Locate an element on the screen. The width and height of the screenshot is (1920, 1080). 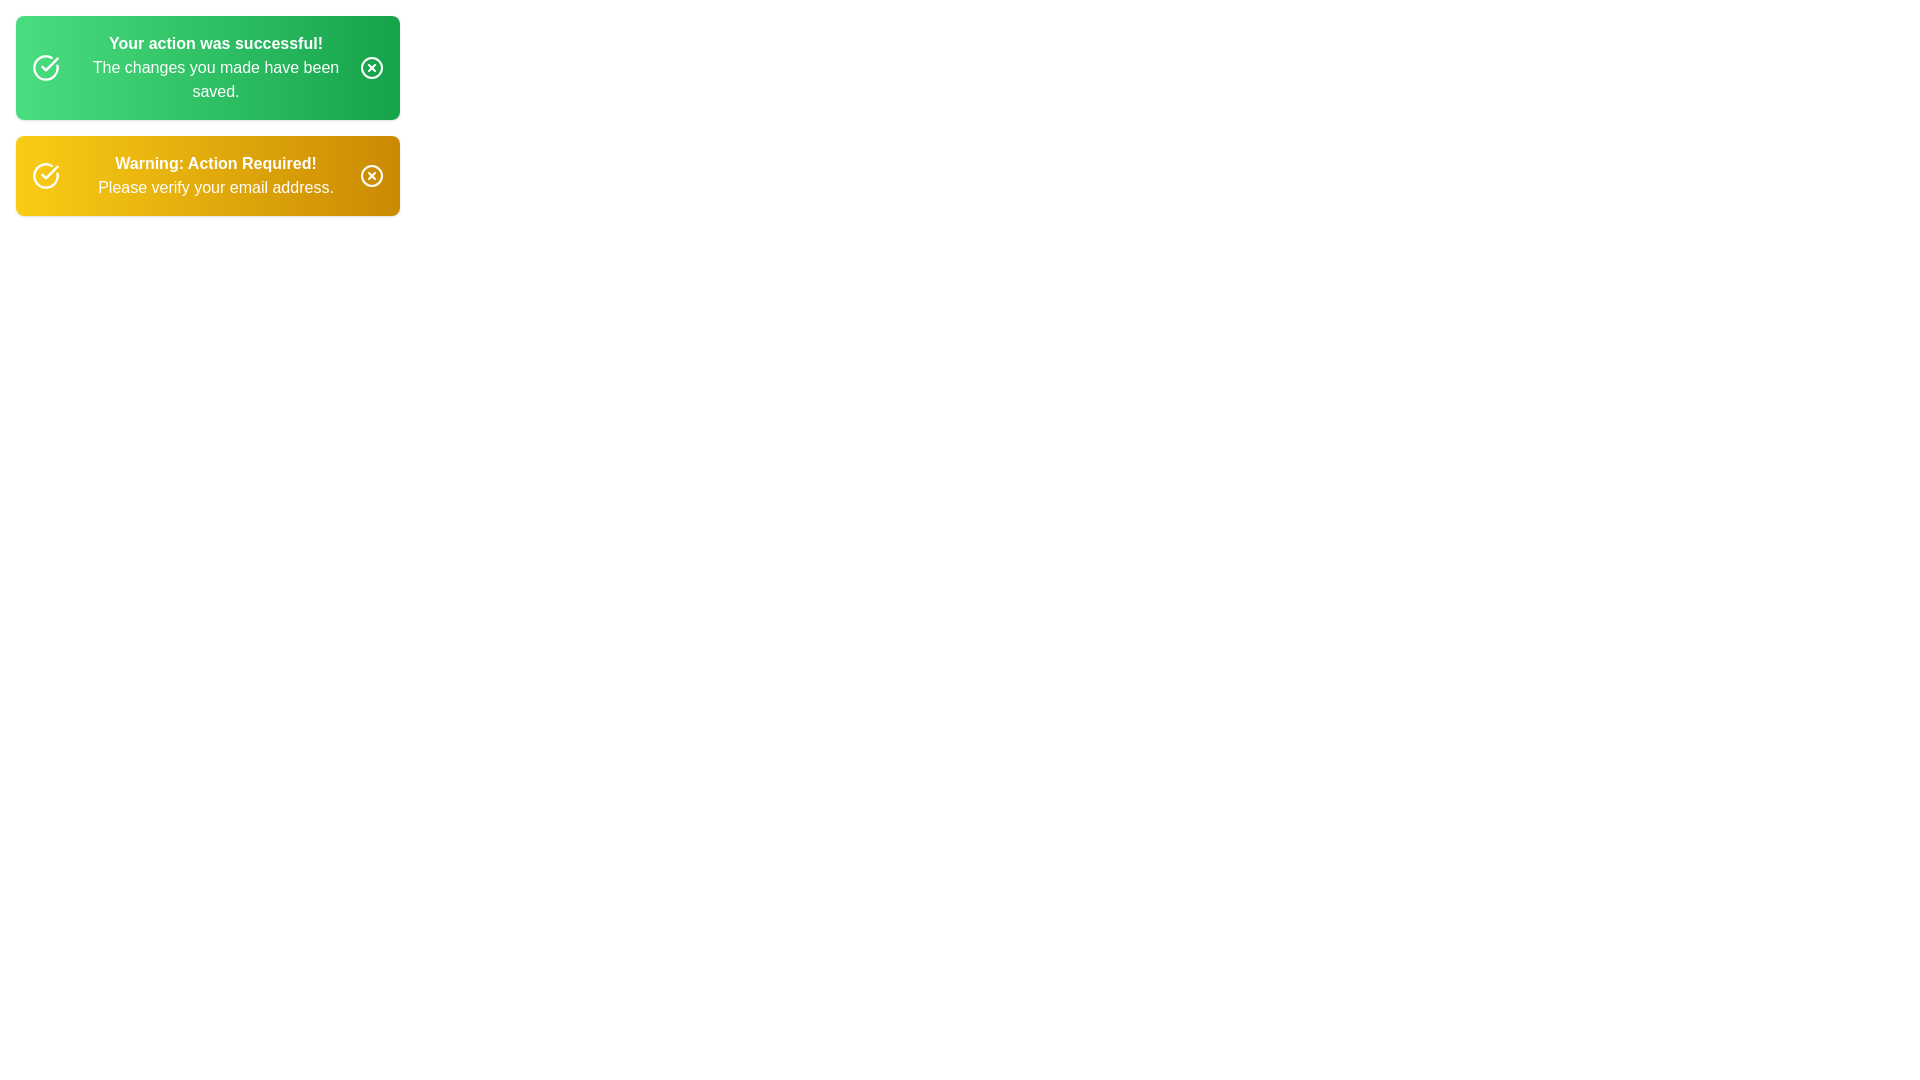
the close button to observe any hover effects is located at coordinates (372, 67).